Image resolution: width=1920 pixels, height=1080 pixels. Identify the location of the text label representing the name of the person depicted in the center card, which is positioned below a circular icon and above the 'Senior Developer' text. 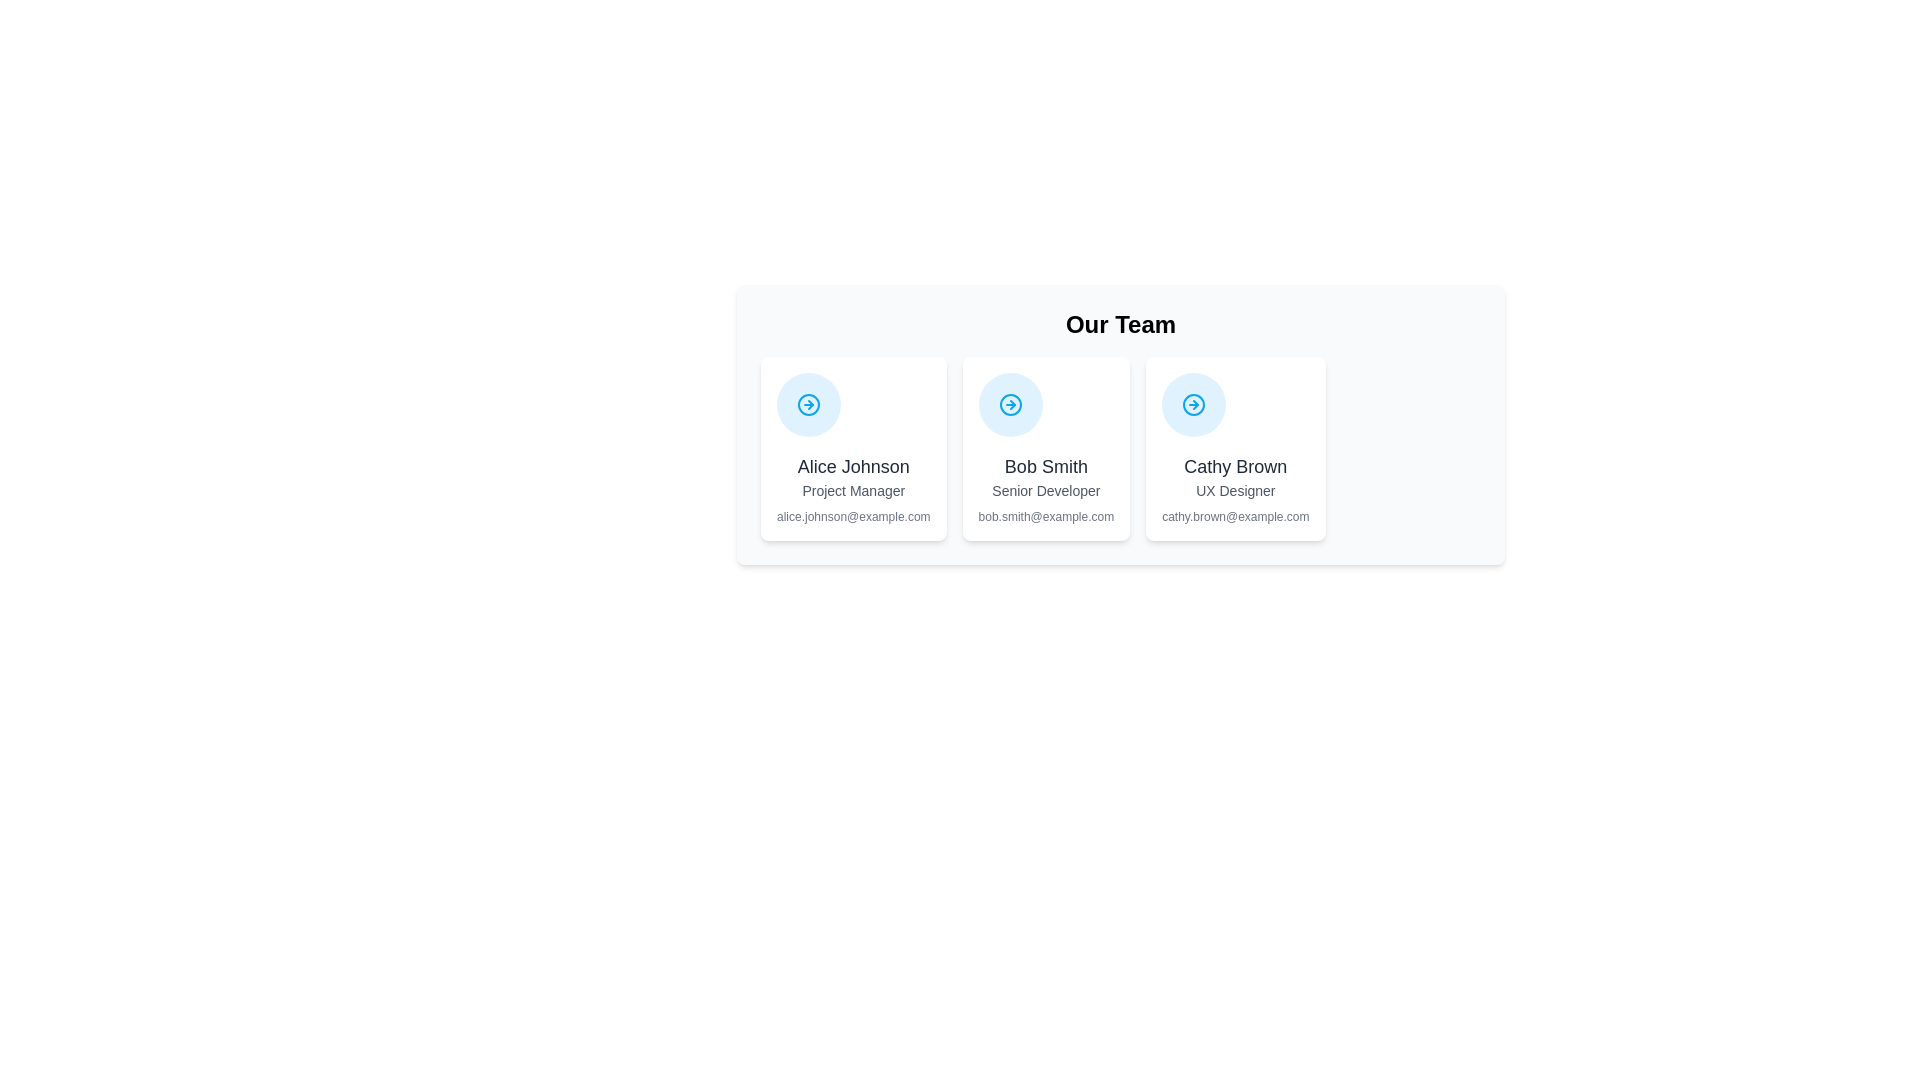
(1045, 466).